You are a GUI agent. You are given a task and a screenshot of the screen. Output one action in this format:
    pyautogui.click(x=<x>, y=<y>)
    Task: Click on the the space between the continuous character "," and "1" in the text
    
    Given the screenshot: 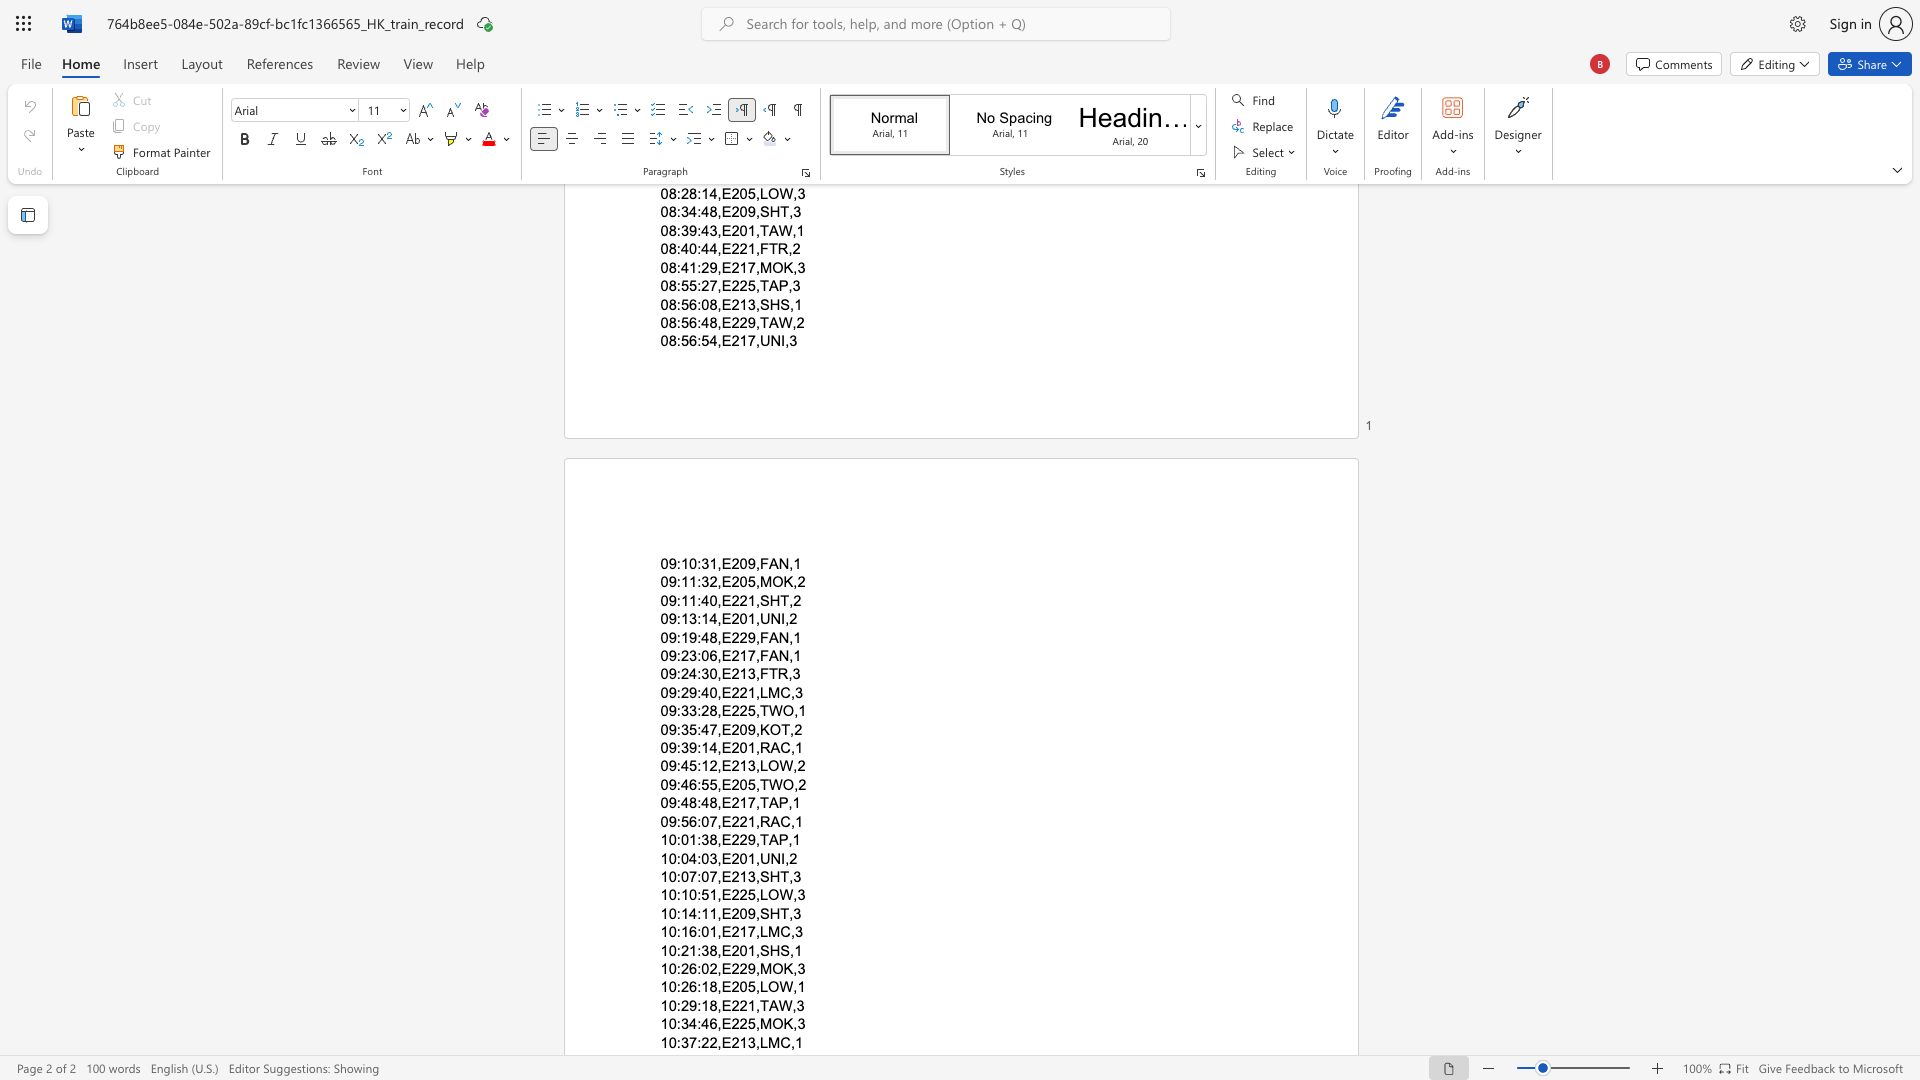 What is the action you would take?
    pyautogui.click(x=797, y=986)
    